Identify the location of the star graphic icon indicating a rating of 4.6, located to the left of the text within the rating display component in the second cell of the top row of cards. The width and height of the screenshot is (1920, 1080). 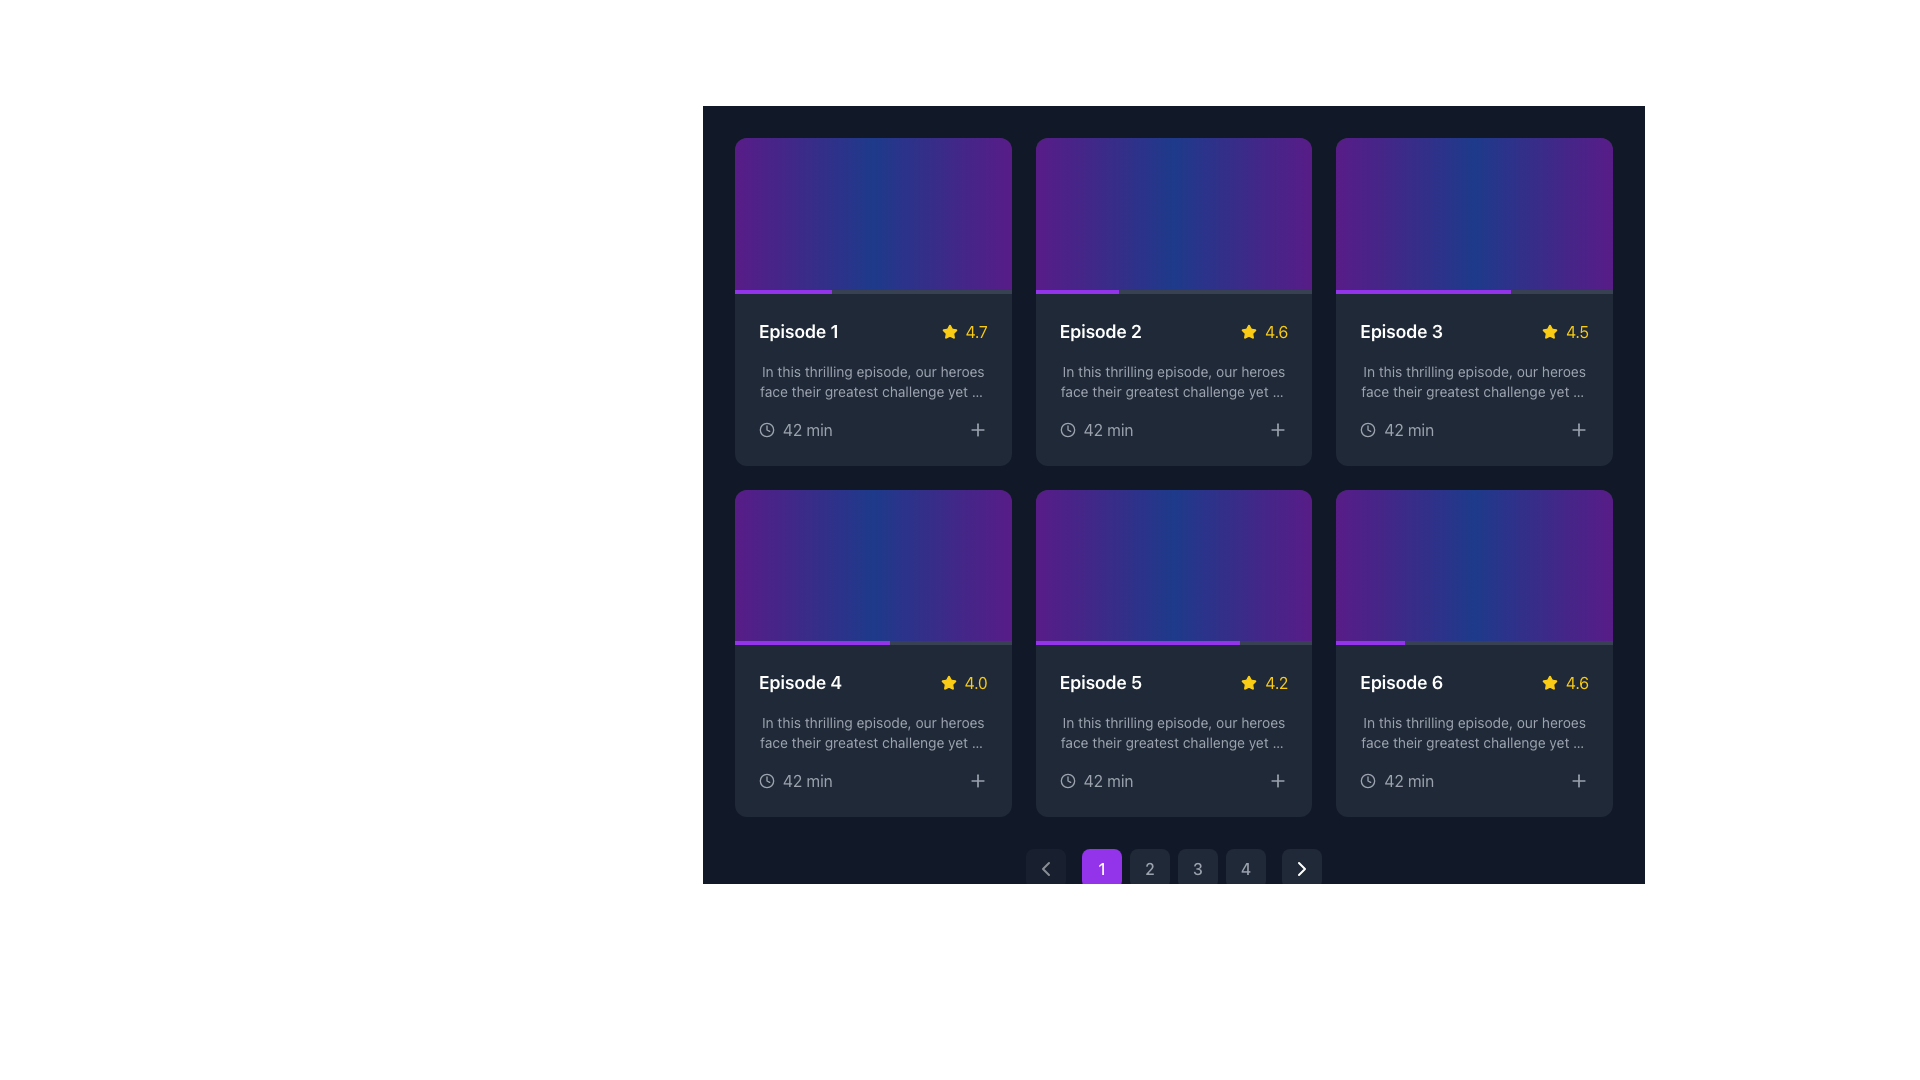
(1548, 682).